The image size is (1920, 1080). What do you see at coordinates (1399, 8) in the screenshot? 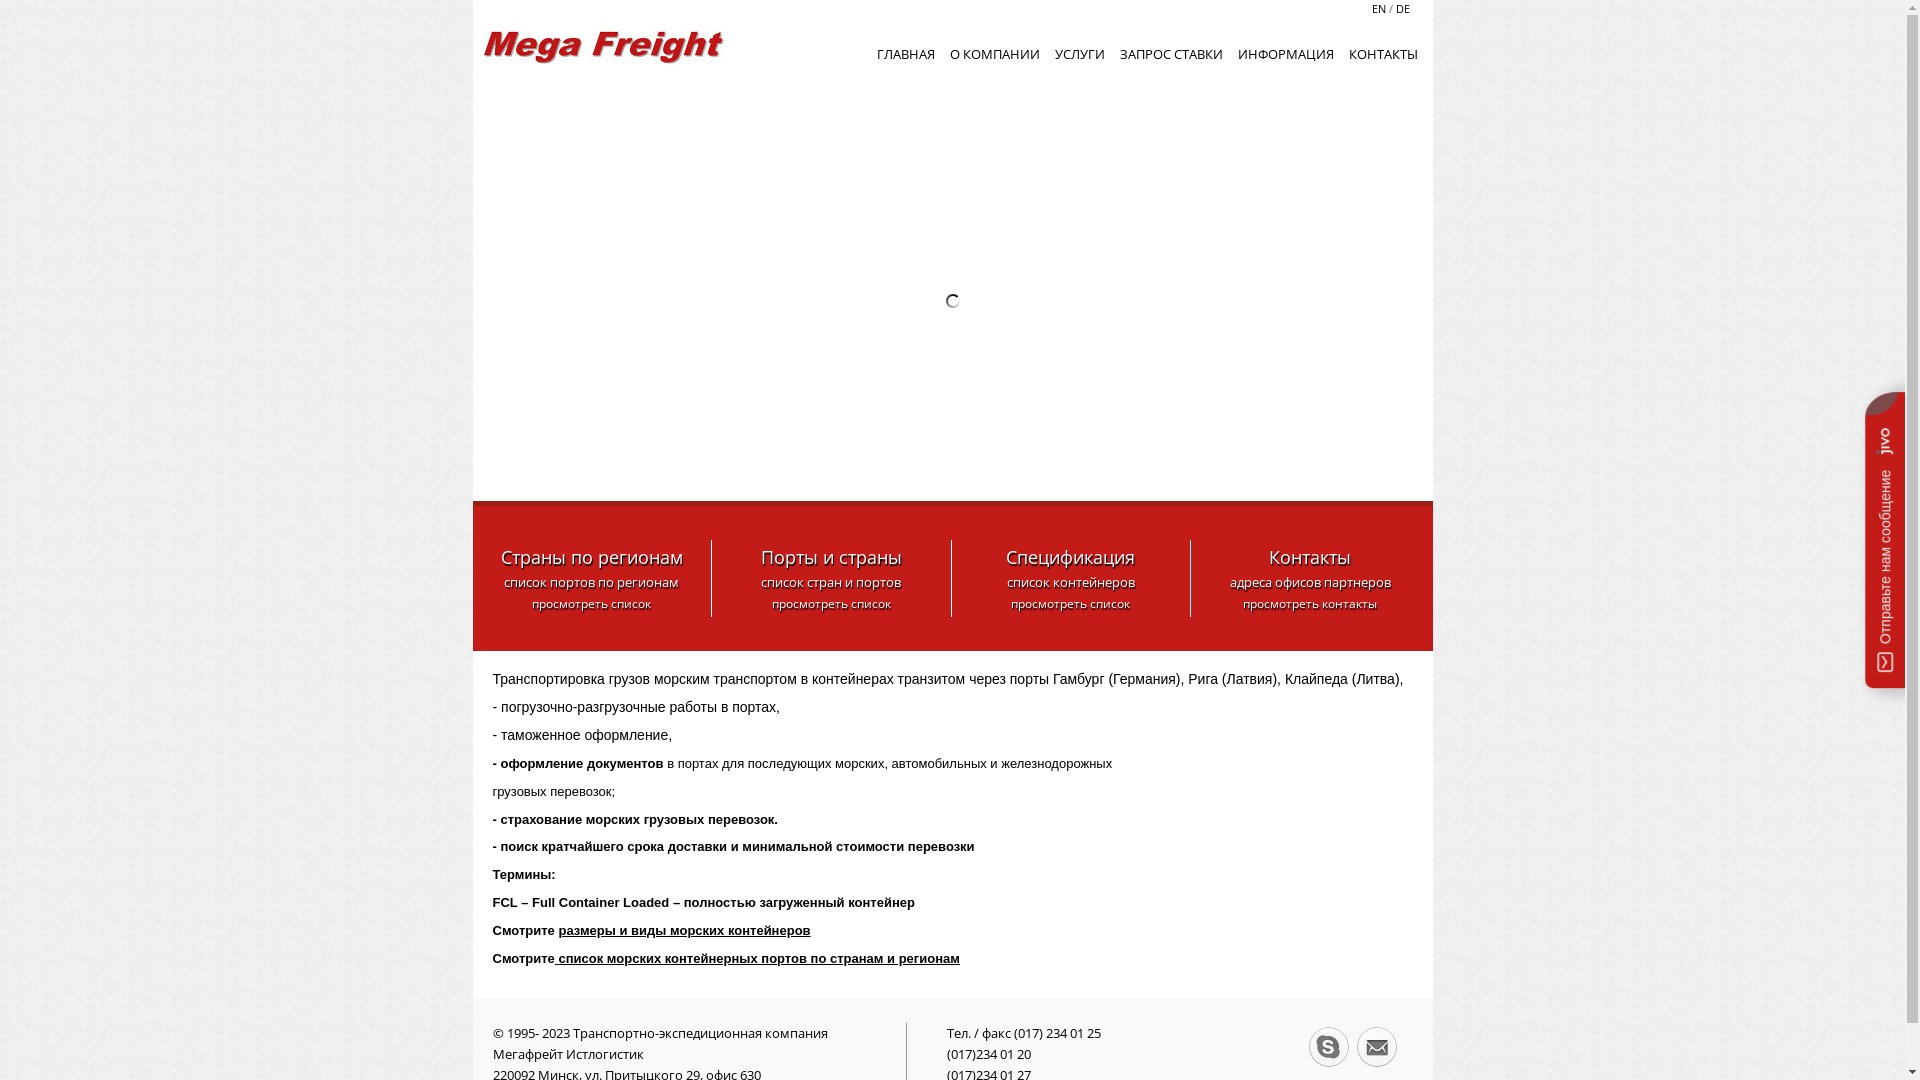
I see `'DE'` at bounding box center [1399, 8].